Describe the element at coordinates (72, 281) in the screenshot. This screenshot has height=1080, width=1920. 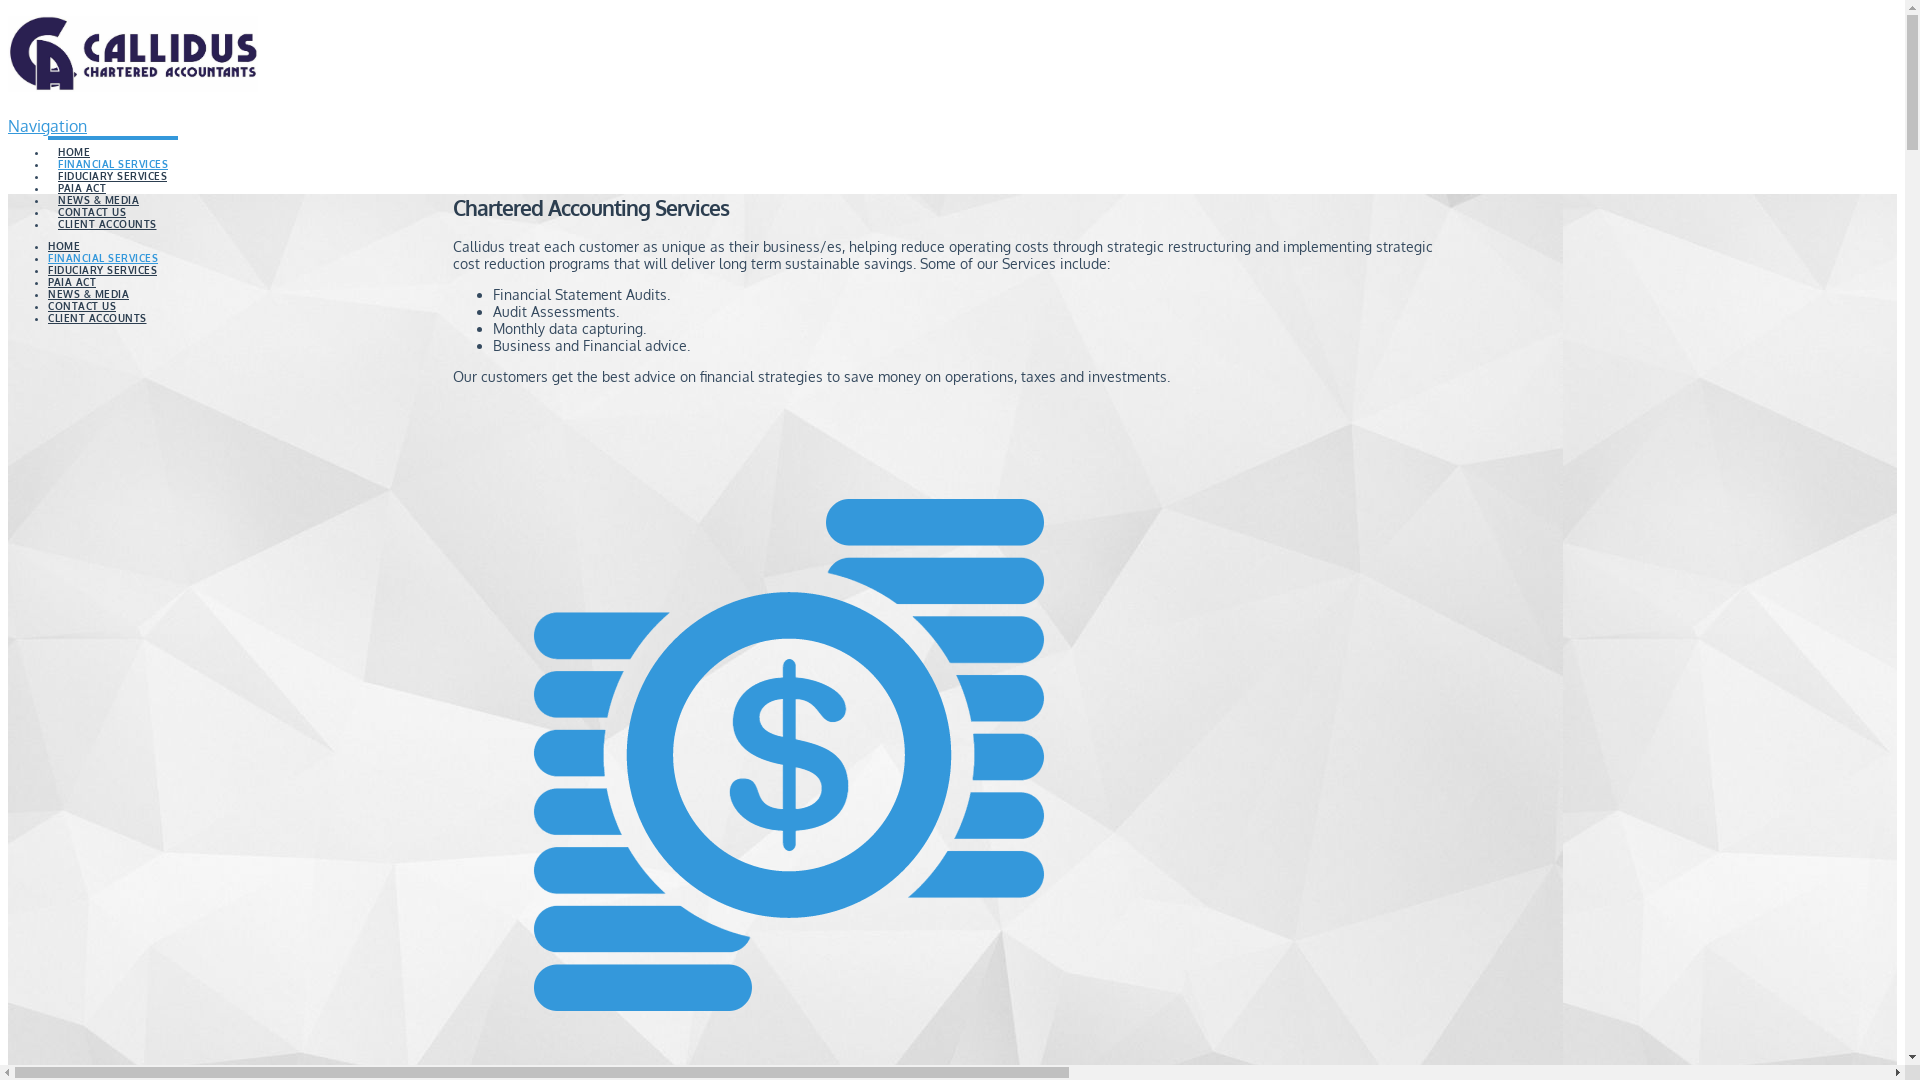
I see `'PAIA ACT'` at that location.